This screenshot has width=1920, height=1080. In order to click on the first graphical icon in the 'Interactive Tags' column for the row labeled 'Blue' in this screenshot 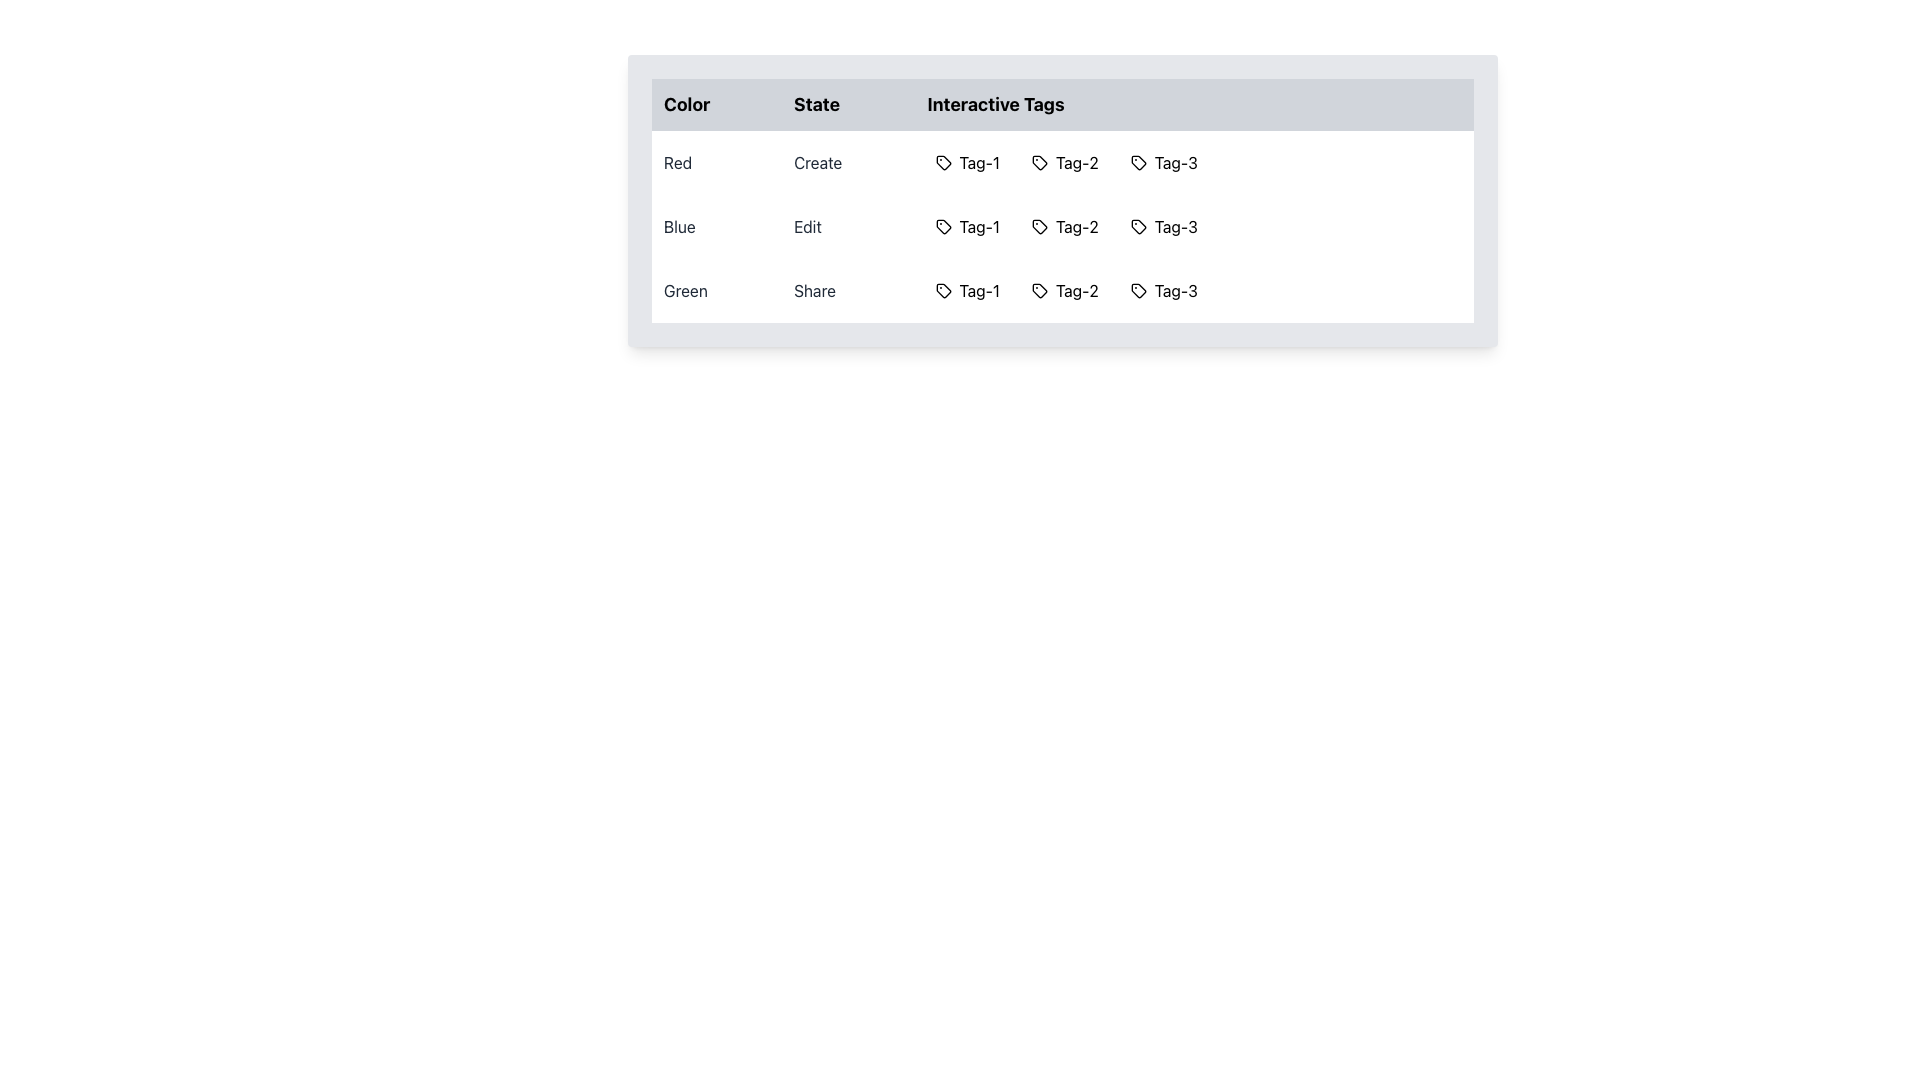, I will do `click(942, 226)`.